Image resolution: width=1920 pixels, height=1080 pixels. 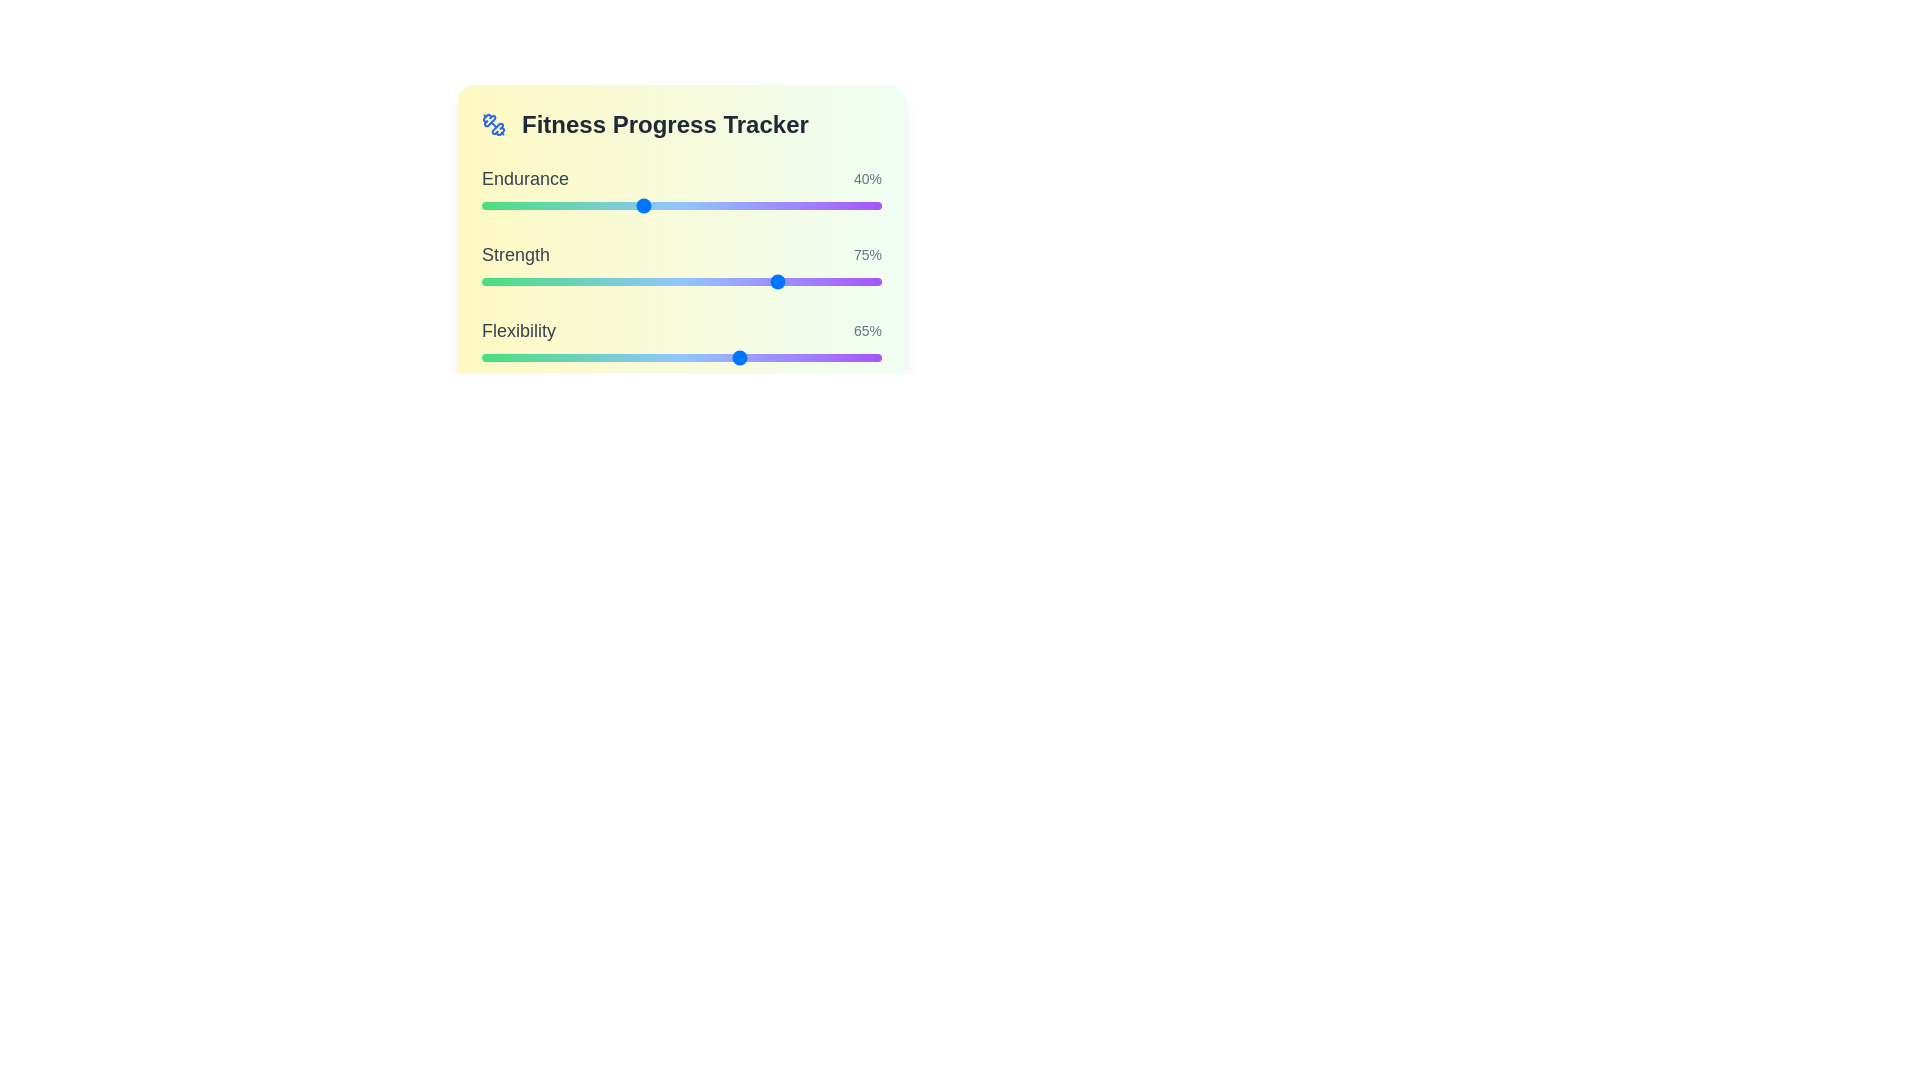 What do you see at coordinates (525, 177) in the screenshot?
I see `the 'Endurance' text label displayed in a medium-weight font, which is dark gray and part of the 'Fitness Progress Tracker' widget, positioned above a progress bar` at bounding box center [525, 177].